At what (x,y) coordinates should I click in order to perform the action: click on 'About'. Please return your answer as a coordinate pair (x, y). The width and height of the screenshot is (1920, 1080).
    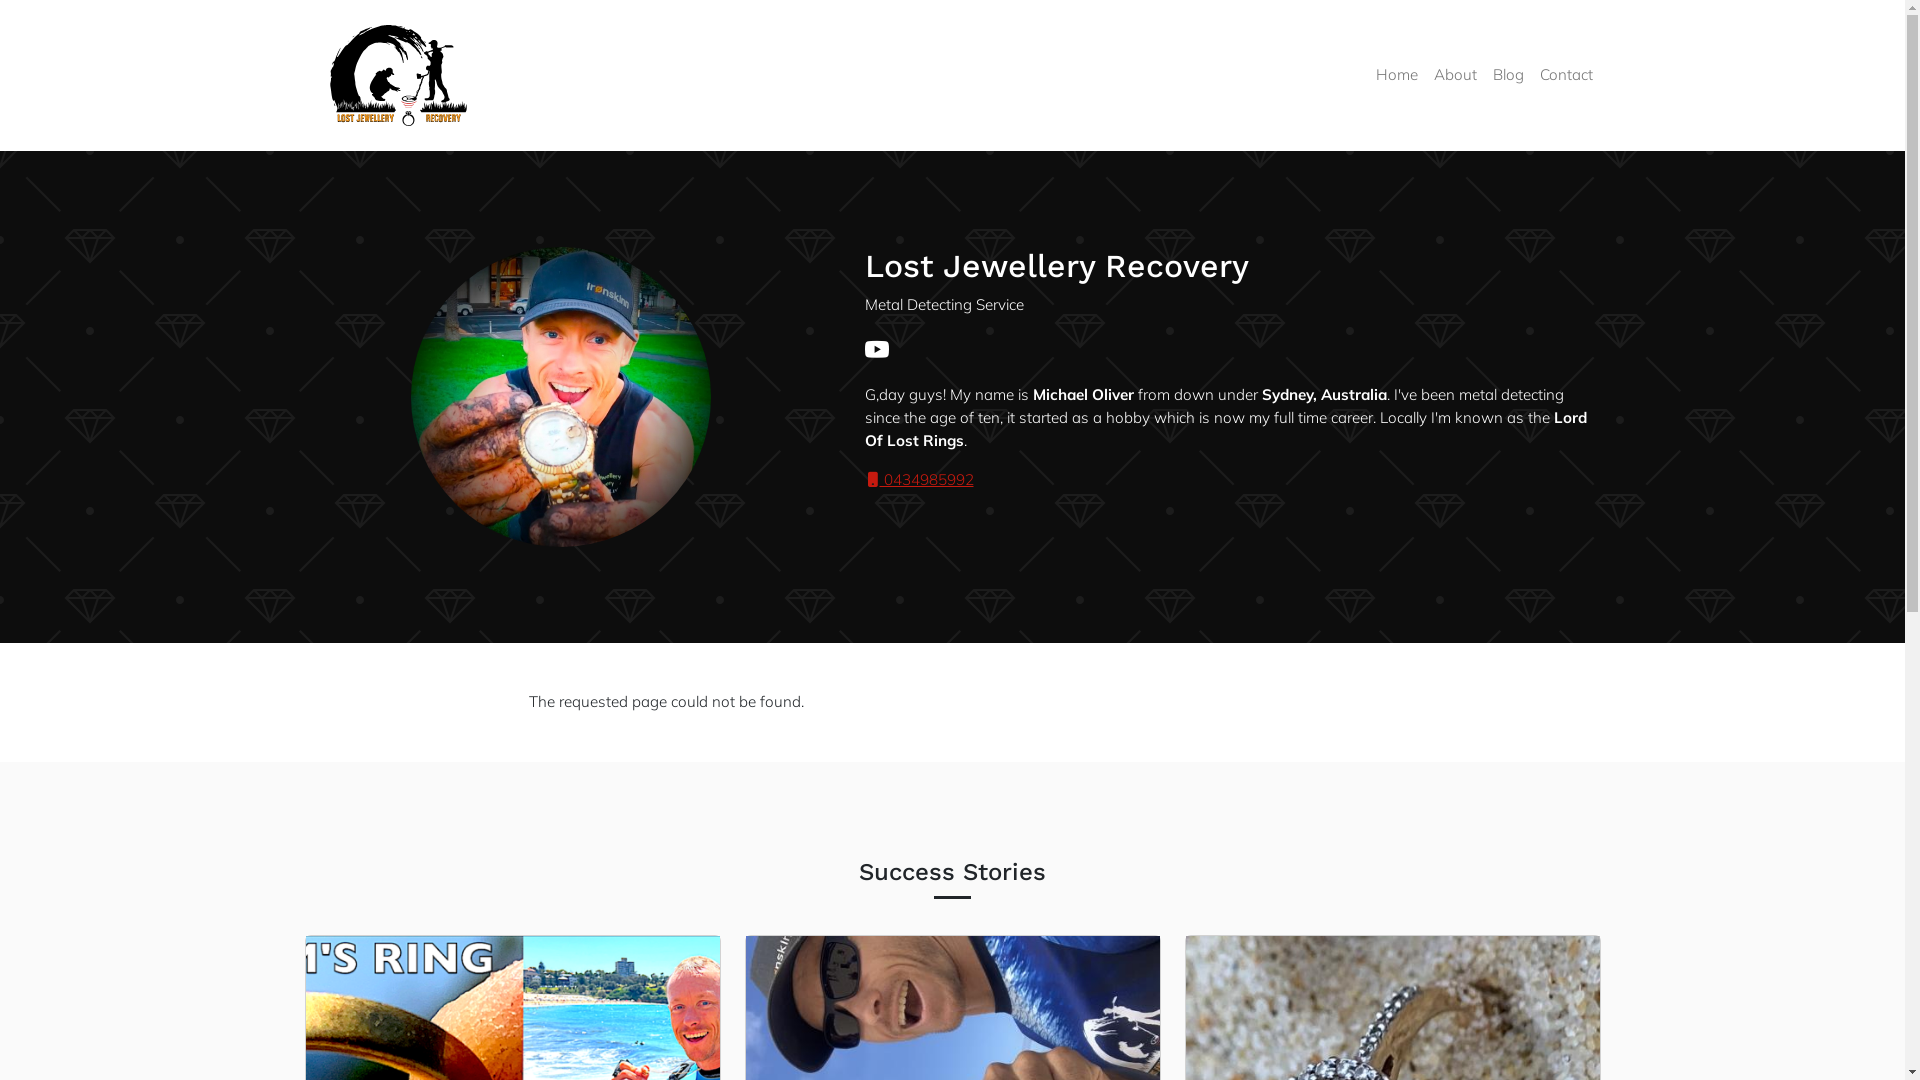
    Looking at the image, I should click on (1455, 74).